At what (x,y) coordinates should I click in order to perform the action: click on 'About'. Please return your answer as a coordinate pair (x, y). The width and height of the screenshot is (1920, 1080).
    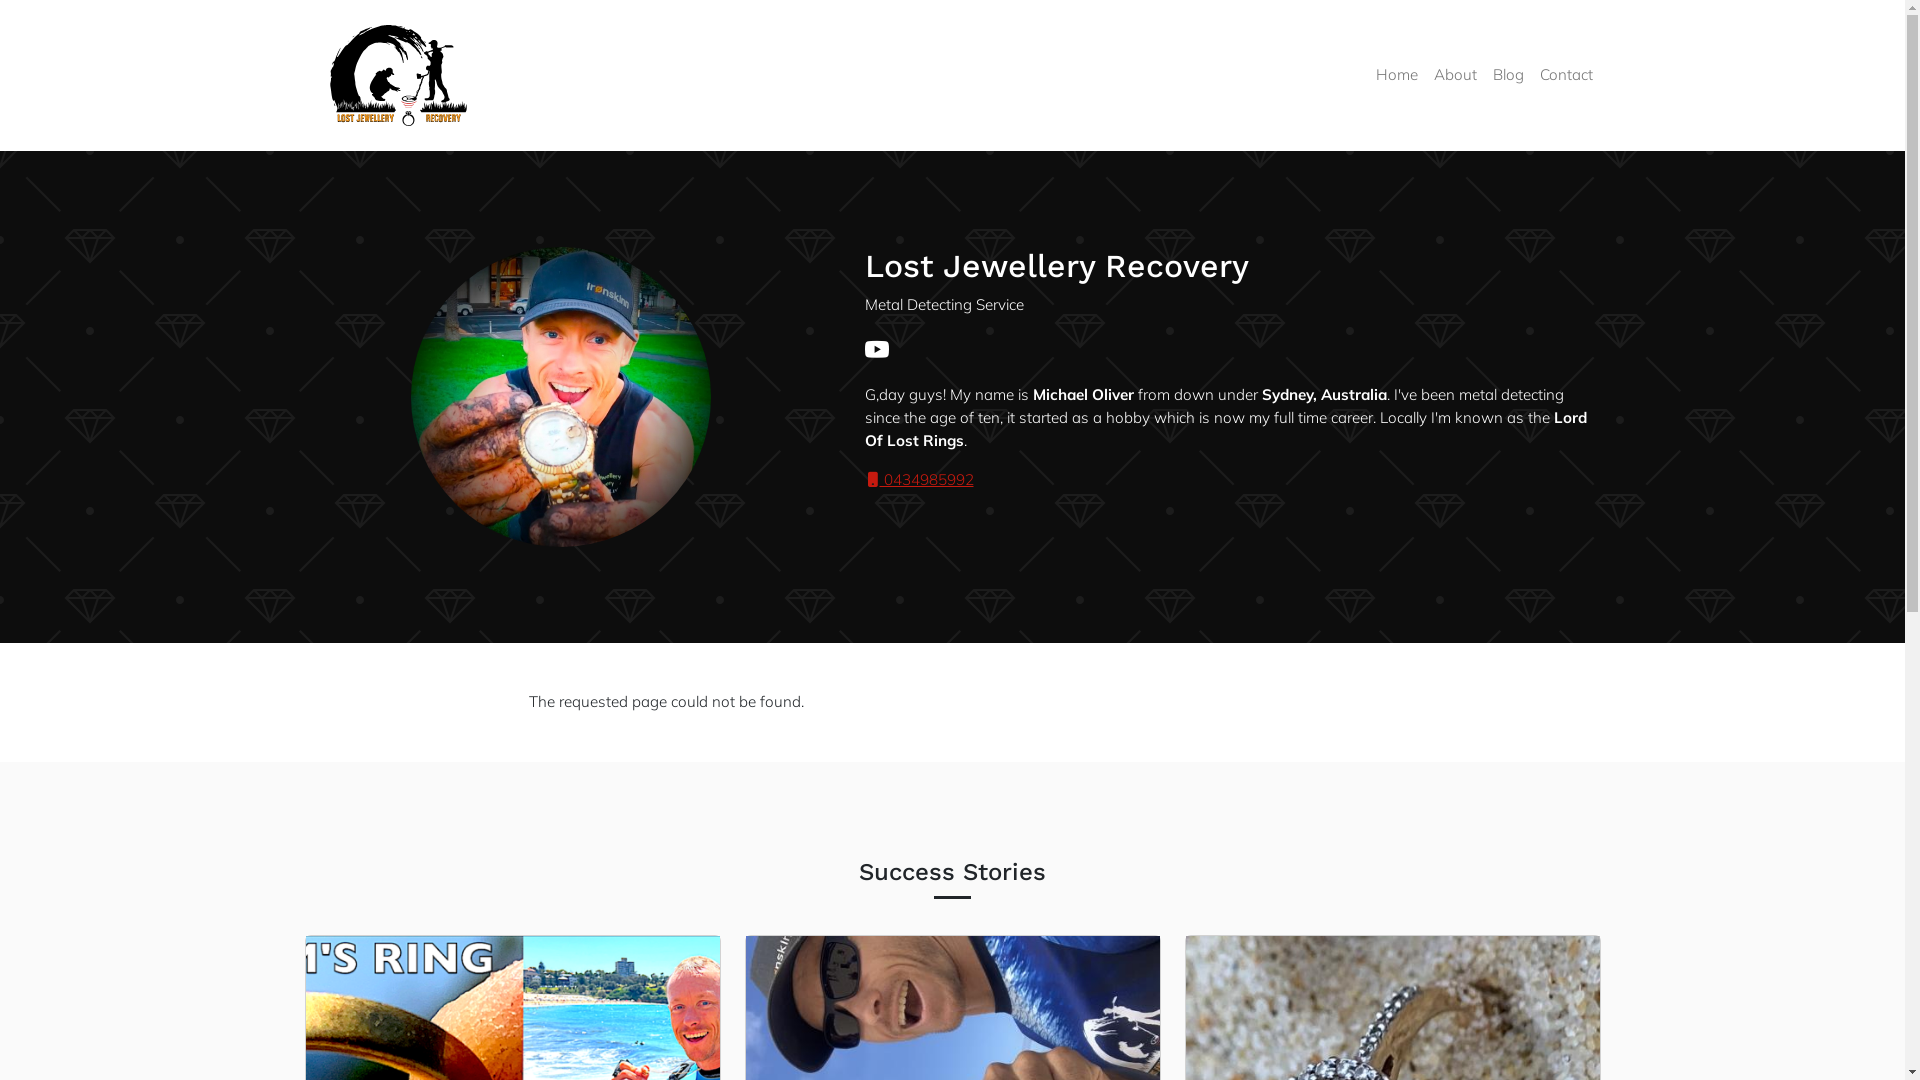
    Looking at the image, I should click on (1455, 74).